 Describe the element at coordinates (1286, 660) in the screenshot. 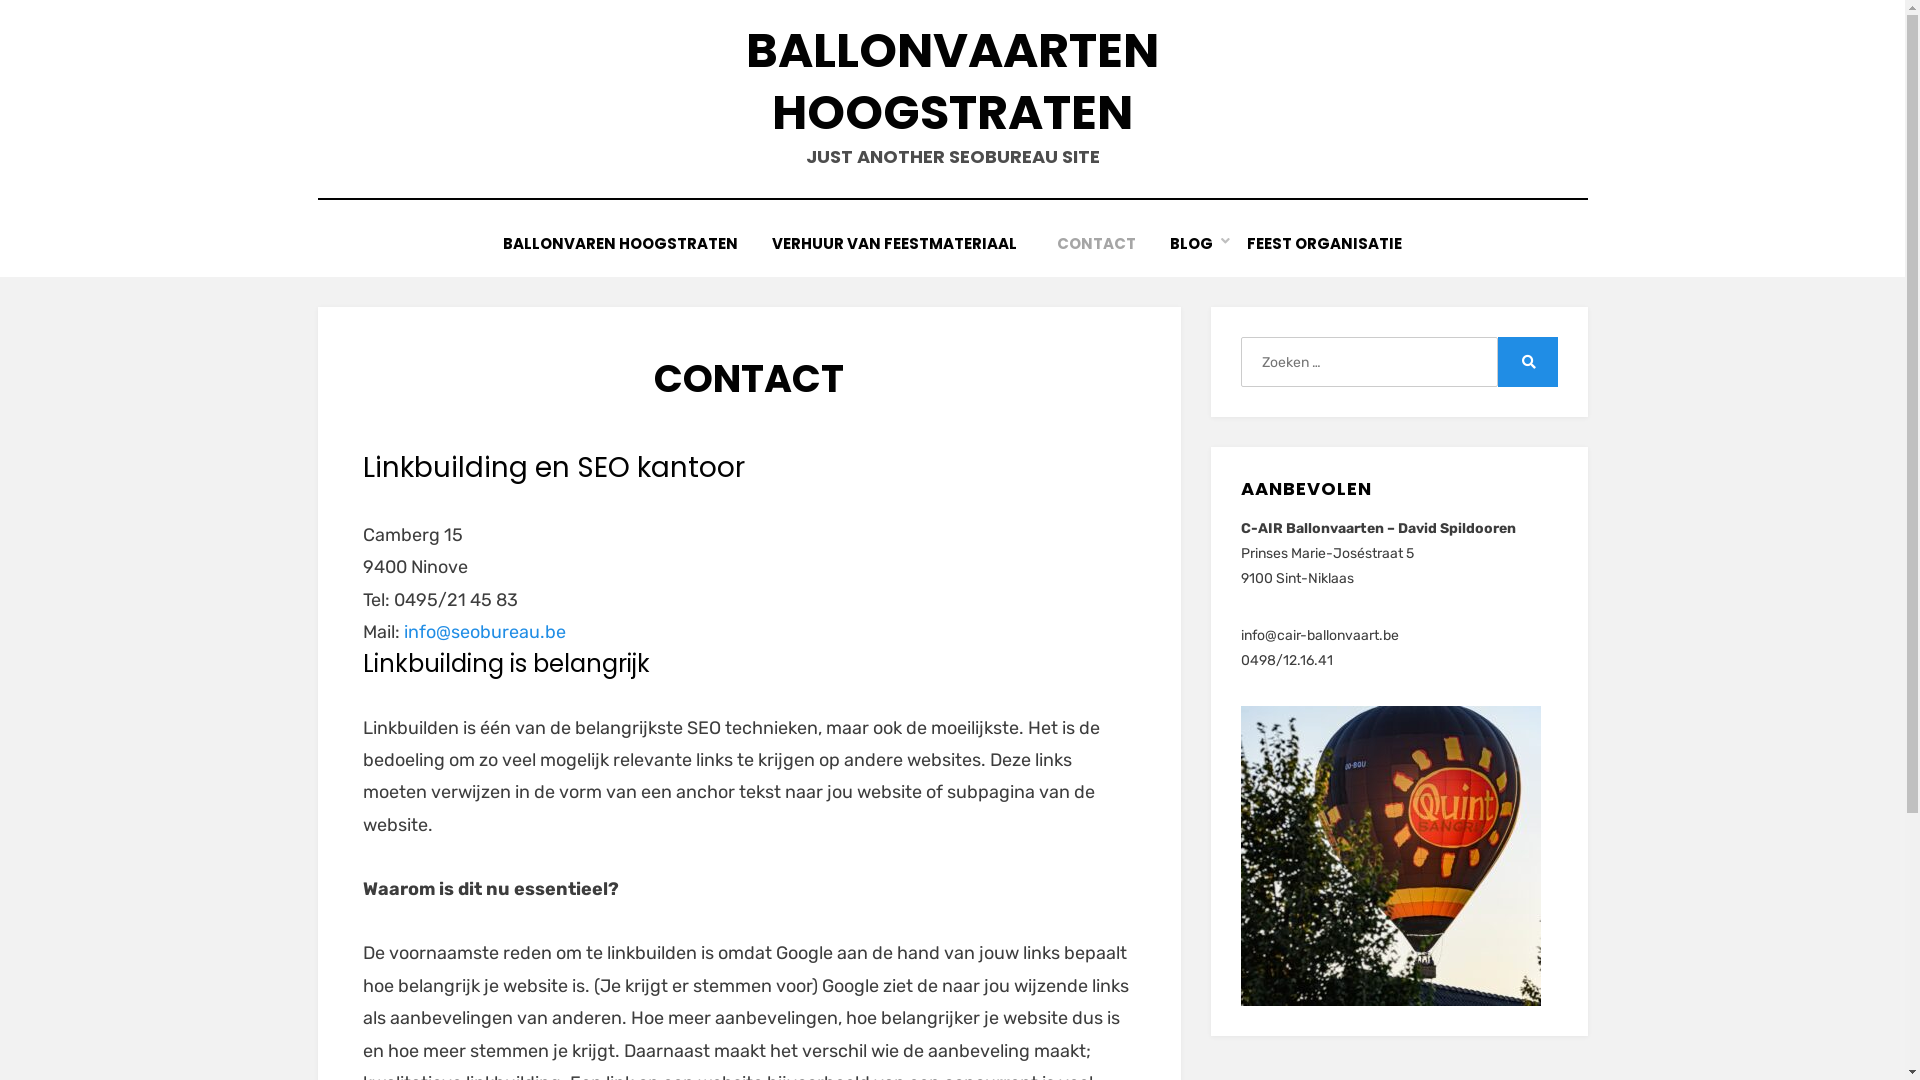

I see `'0498/12.16.41'` at that location.